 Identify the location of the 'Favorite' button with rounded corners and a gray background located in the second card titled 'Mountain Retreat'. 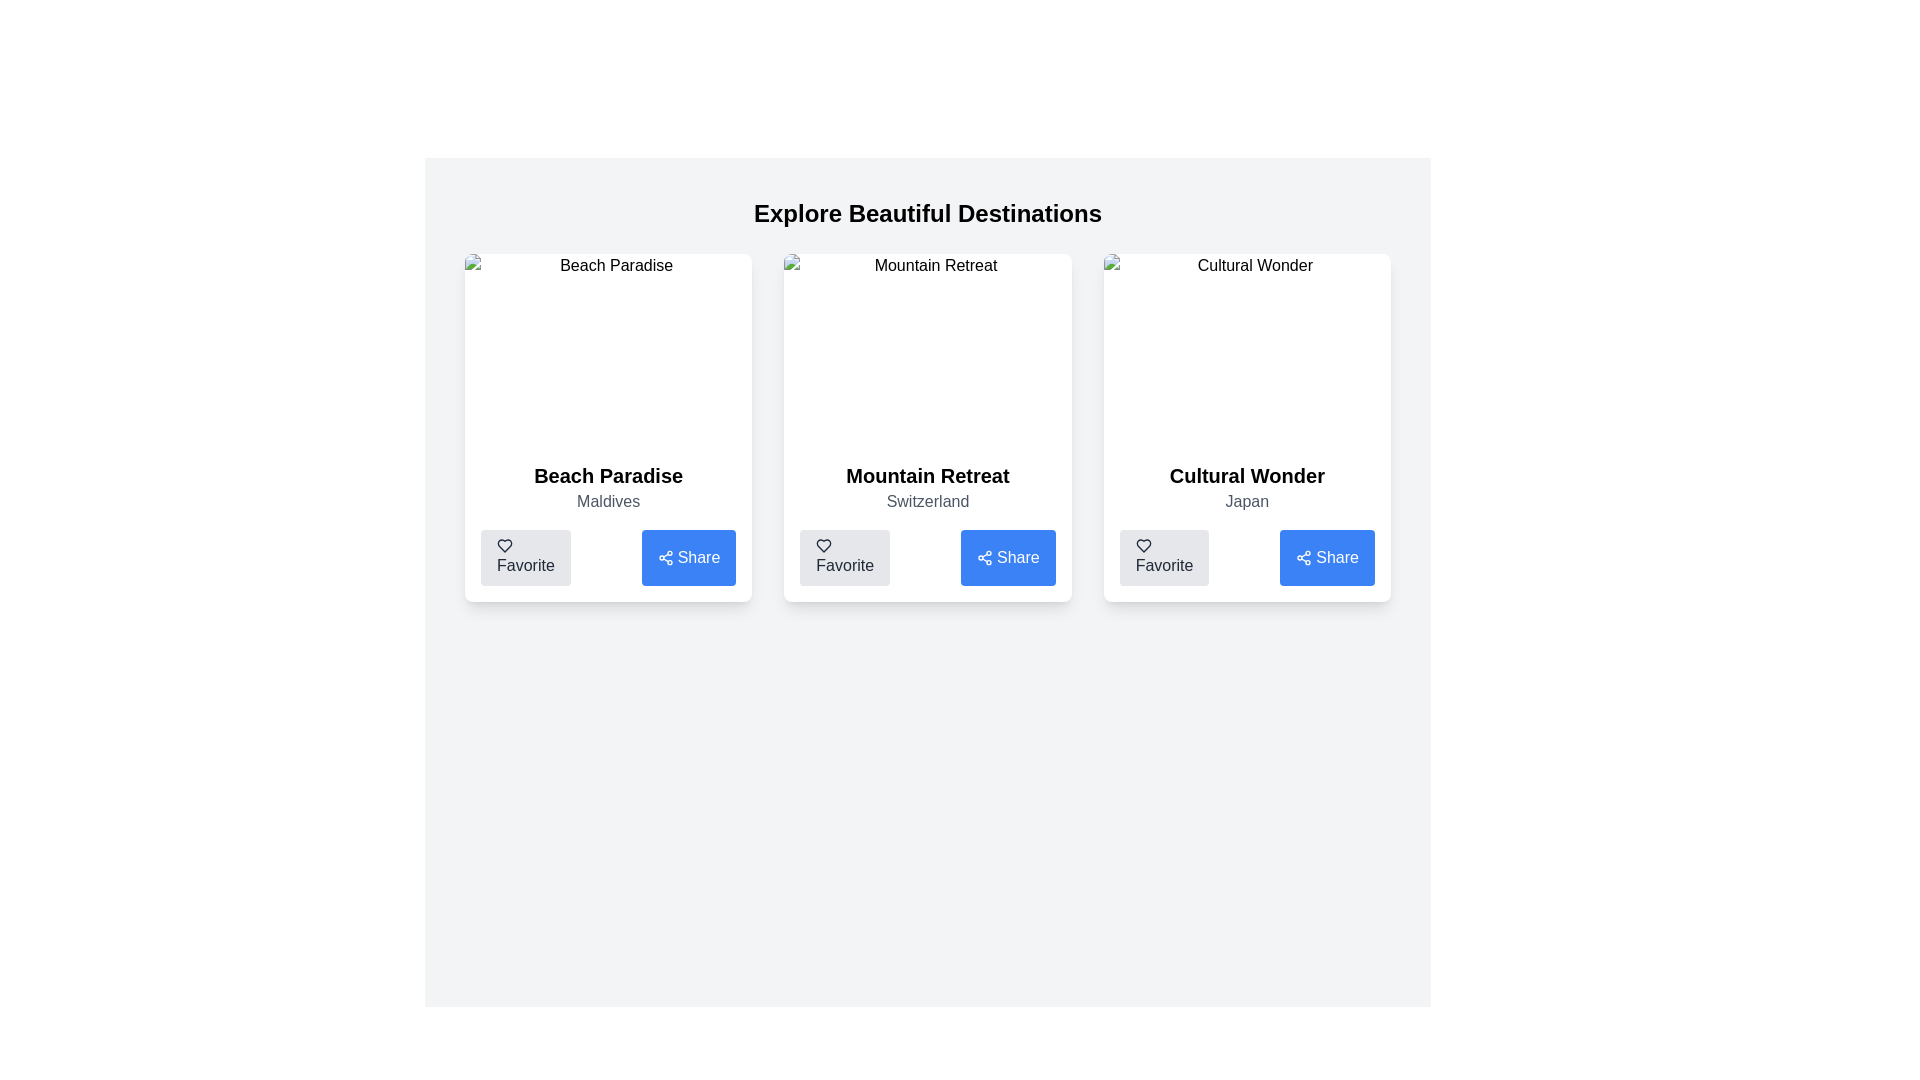
(845, 558).